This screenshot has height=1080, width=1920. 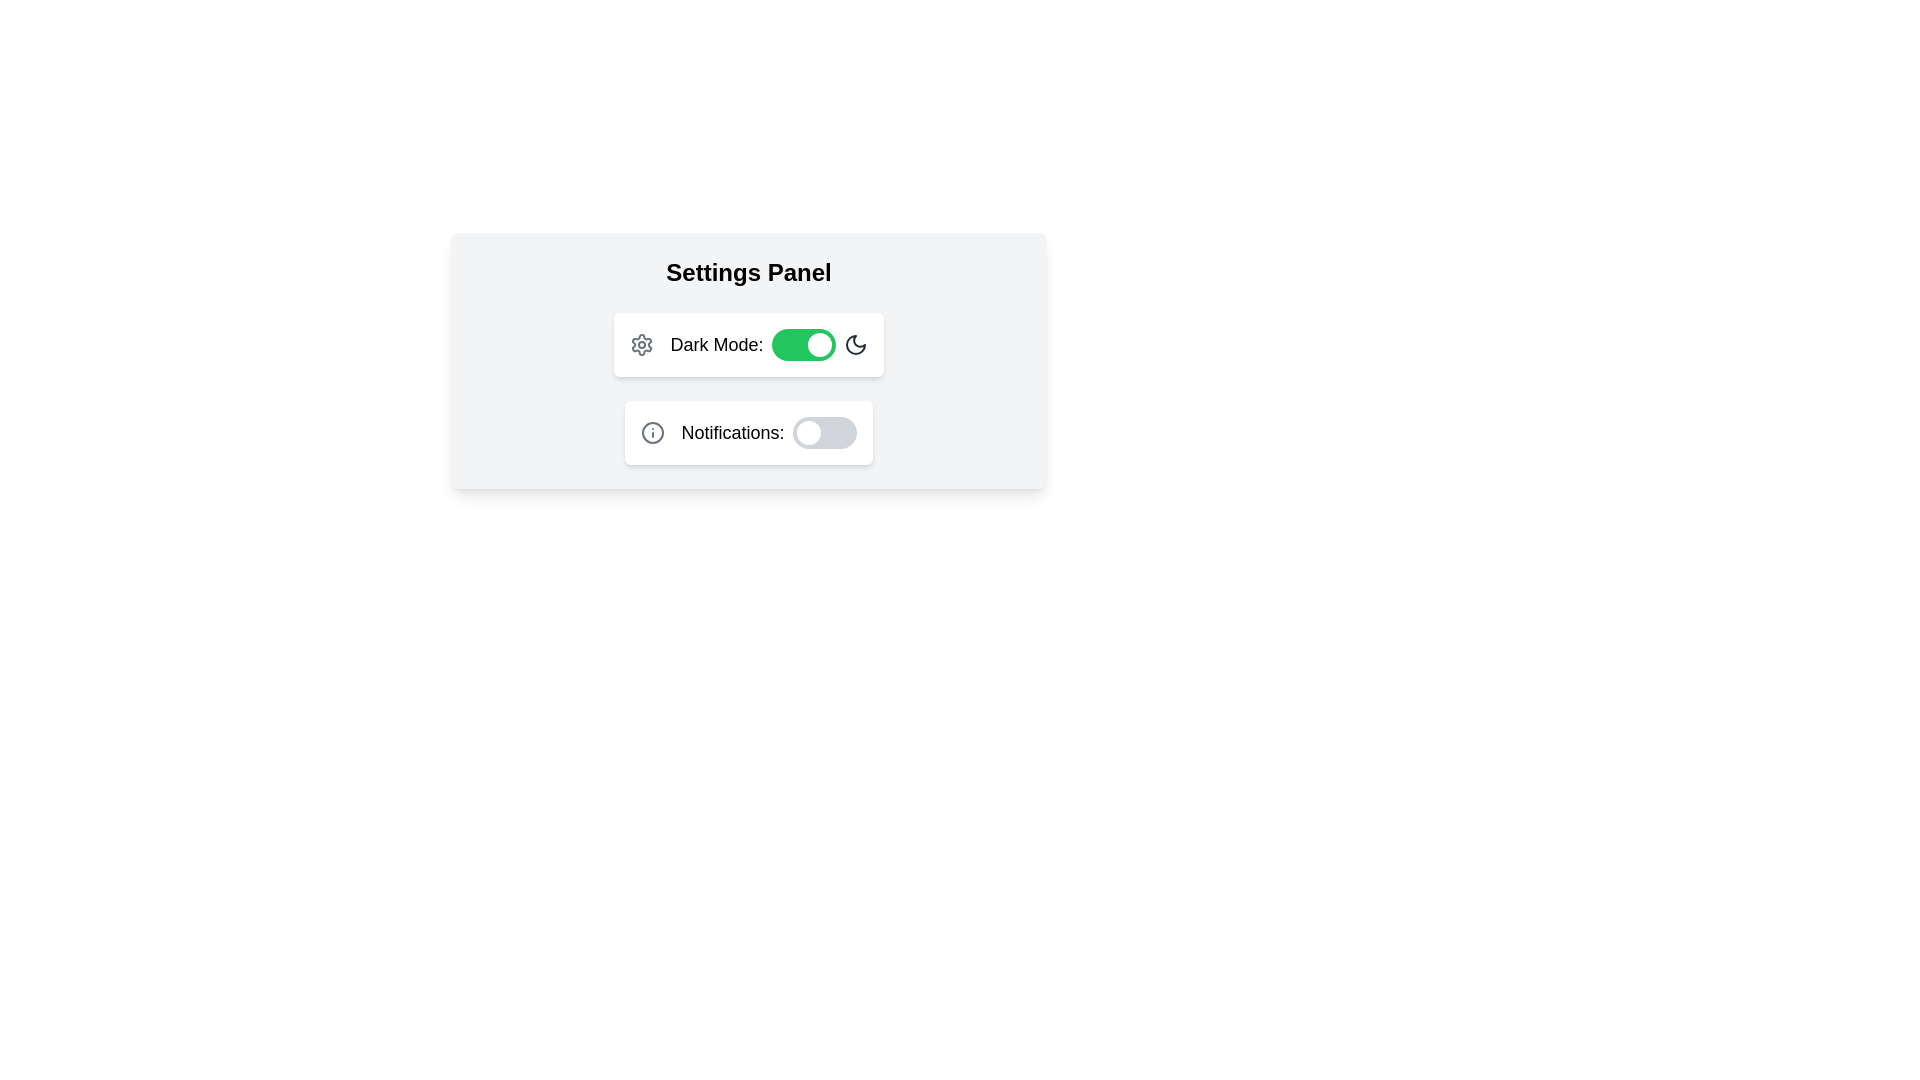 What do you see at coordinates (855, 343) in the screenshot?
I see `the moon icon styled in dark gray that is part of the 'Dark Mode:' setting, located to the right of the green toggle switch` at bounding box center [855, 343].